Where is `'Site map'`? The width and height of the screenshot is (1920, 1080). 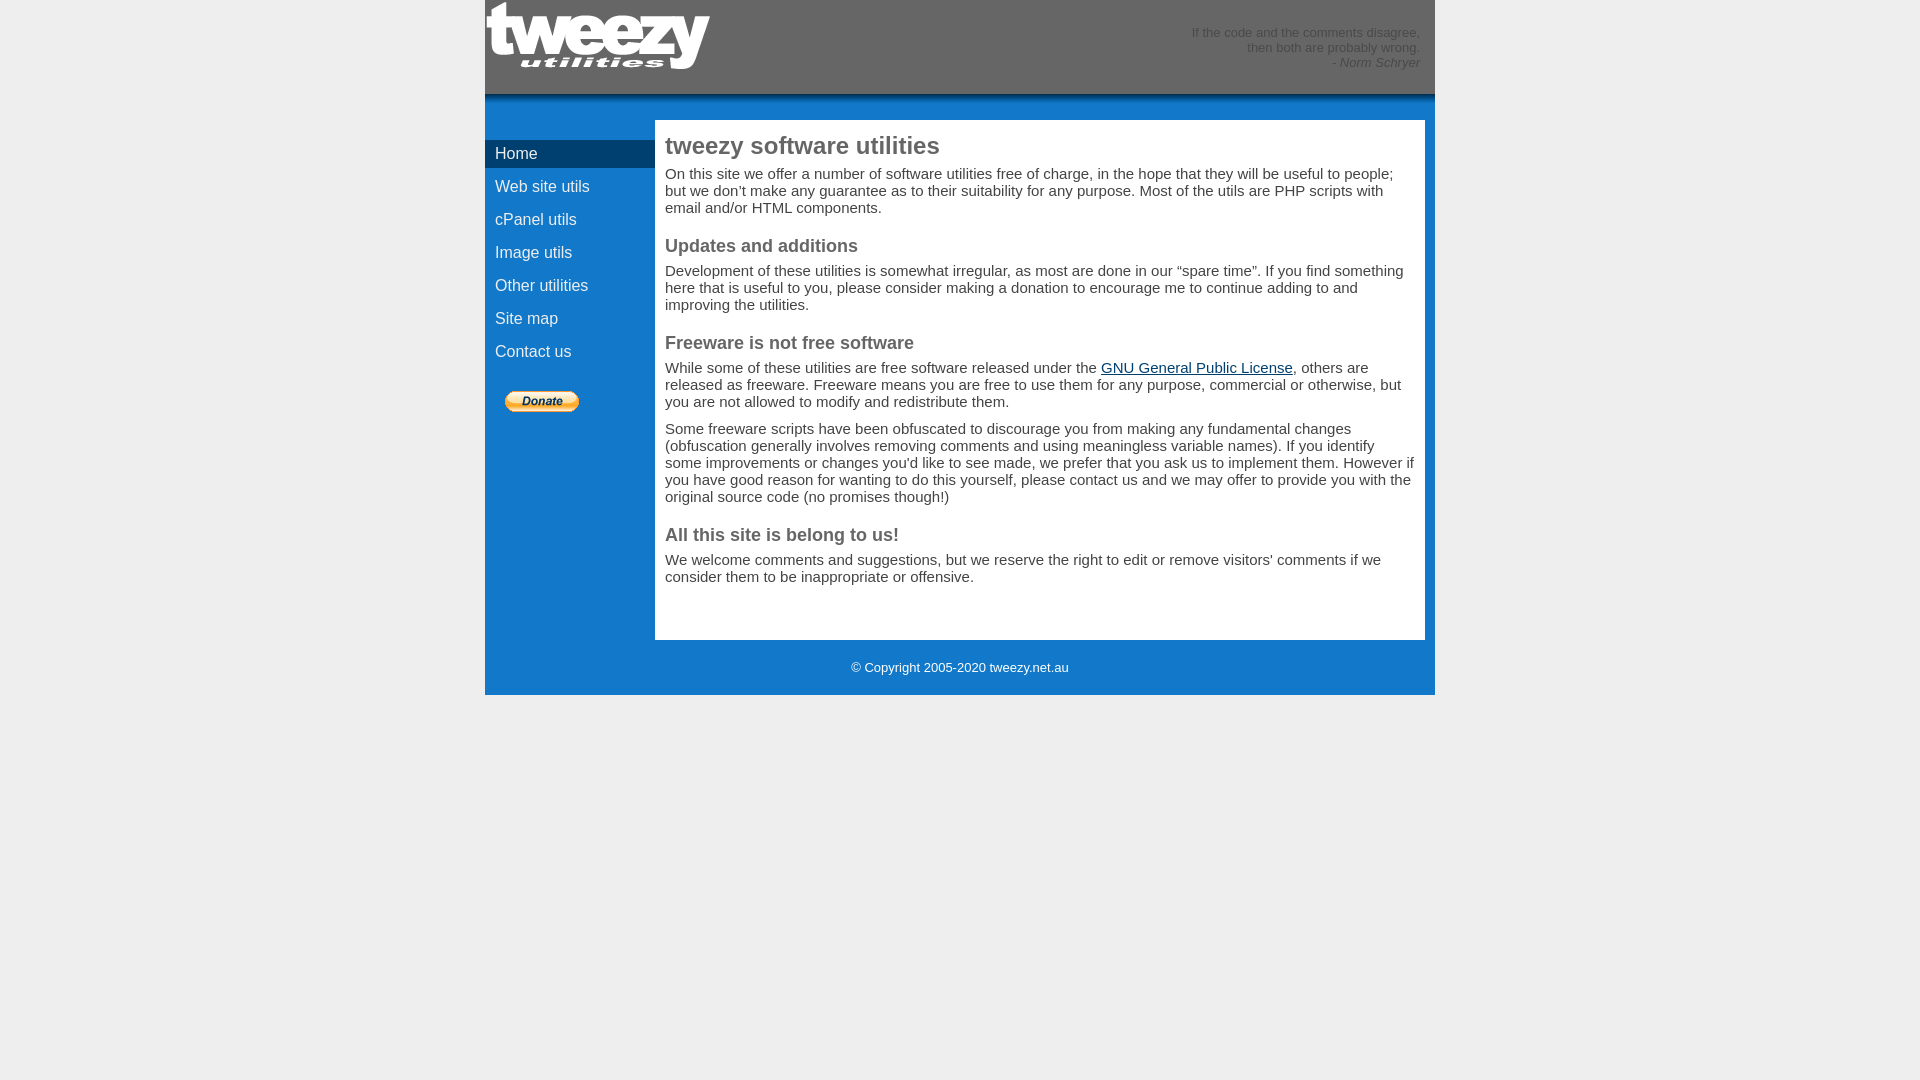
'Site map' is located at coordinates (569, 318).